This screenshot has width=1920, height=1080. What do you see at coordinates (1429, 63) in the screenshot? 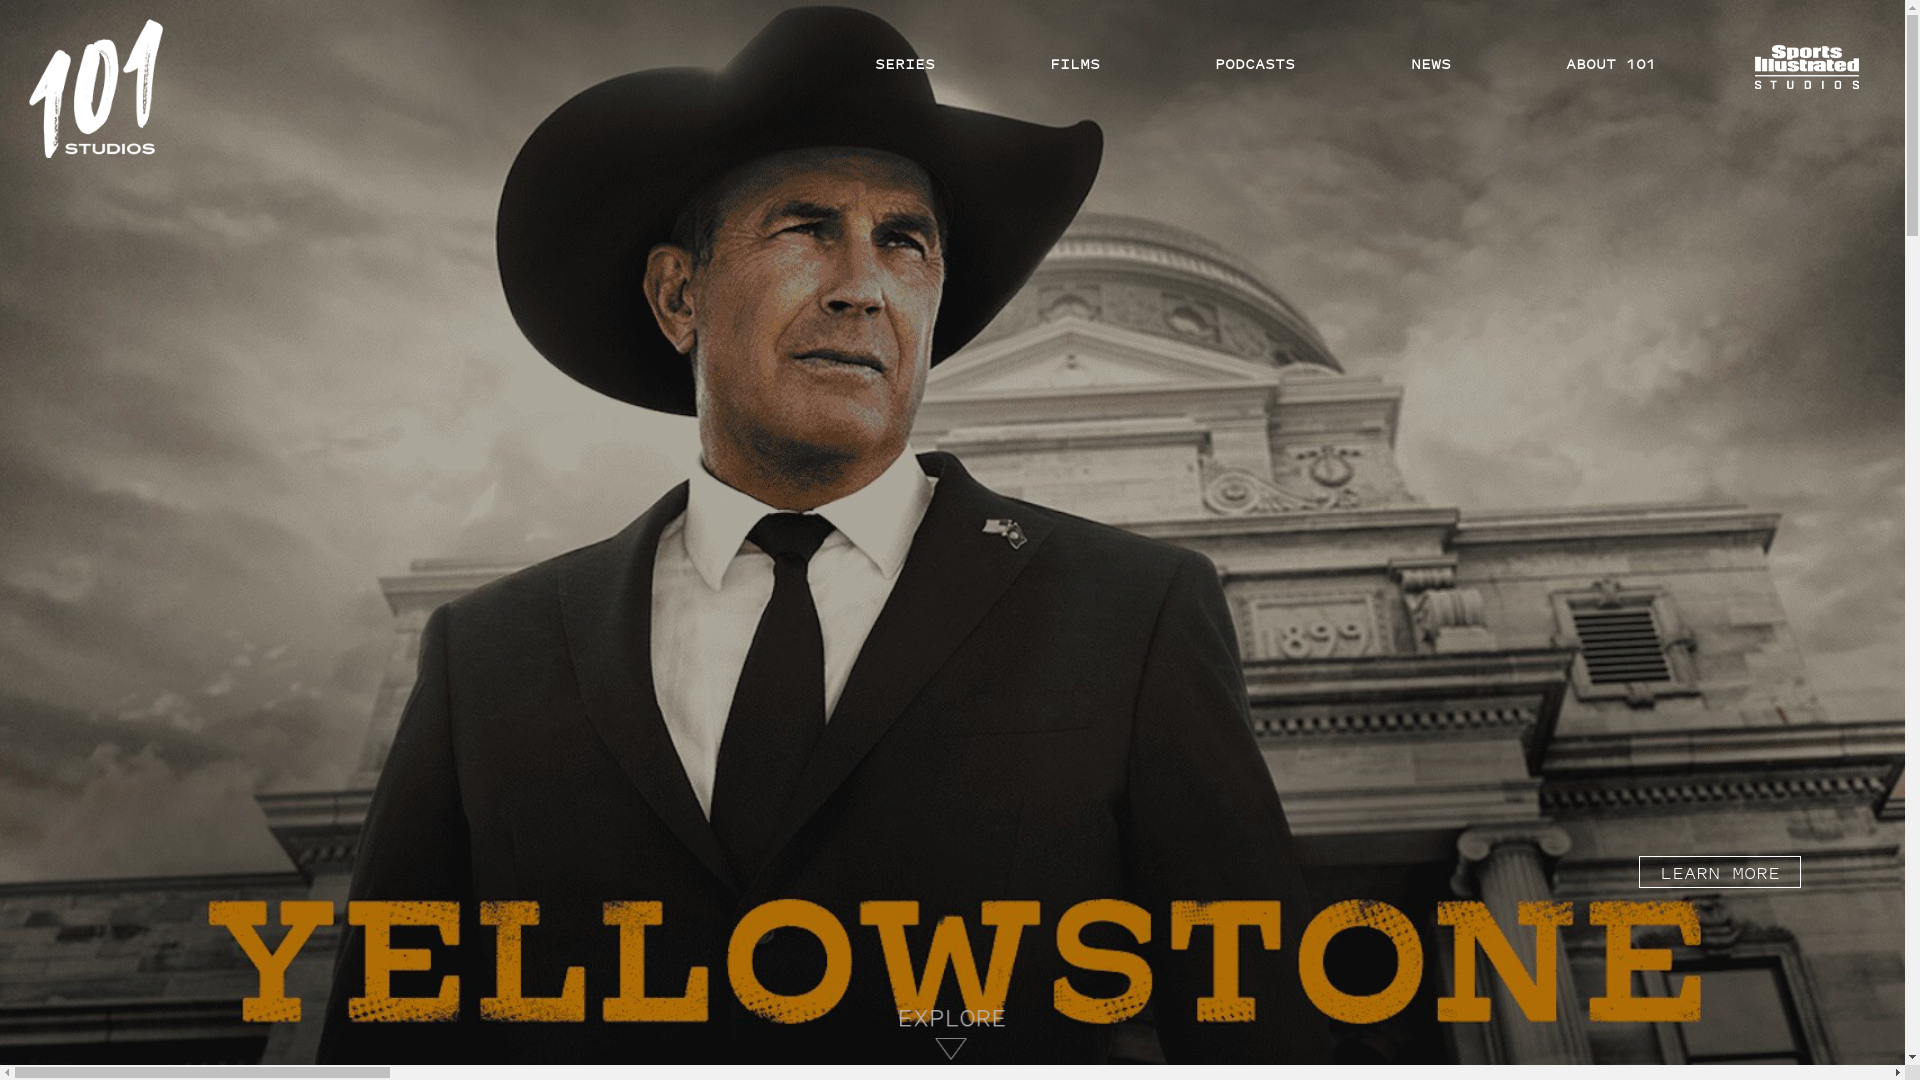
I see `'NEWS'` at bounding box center [1429, 63].